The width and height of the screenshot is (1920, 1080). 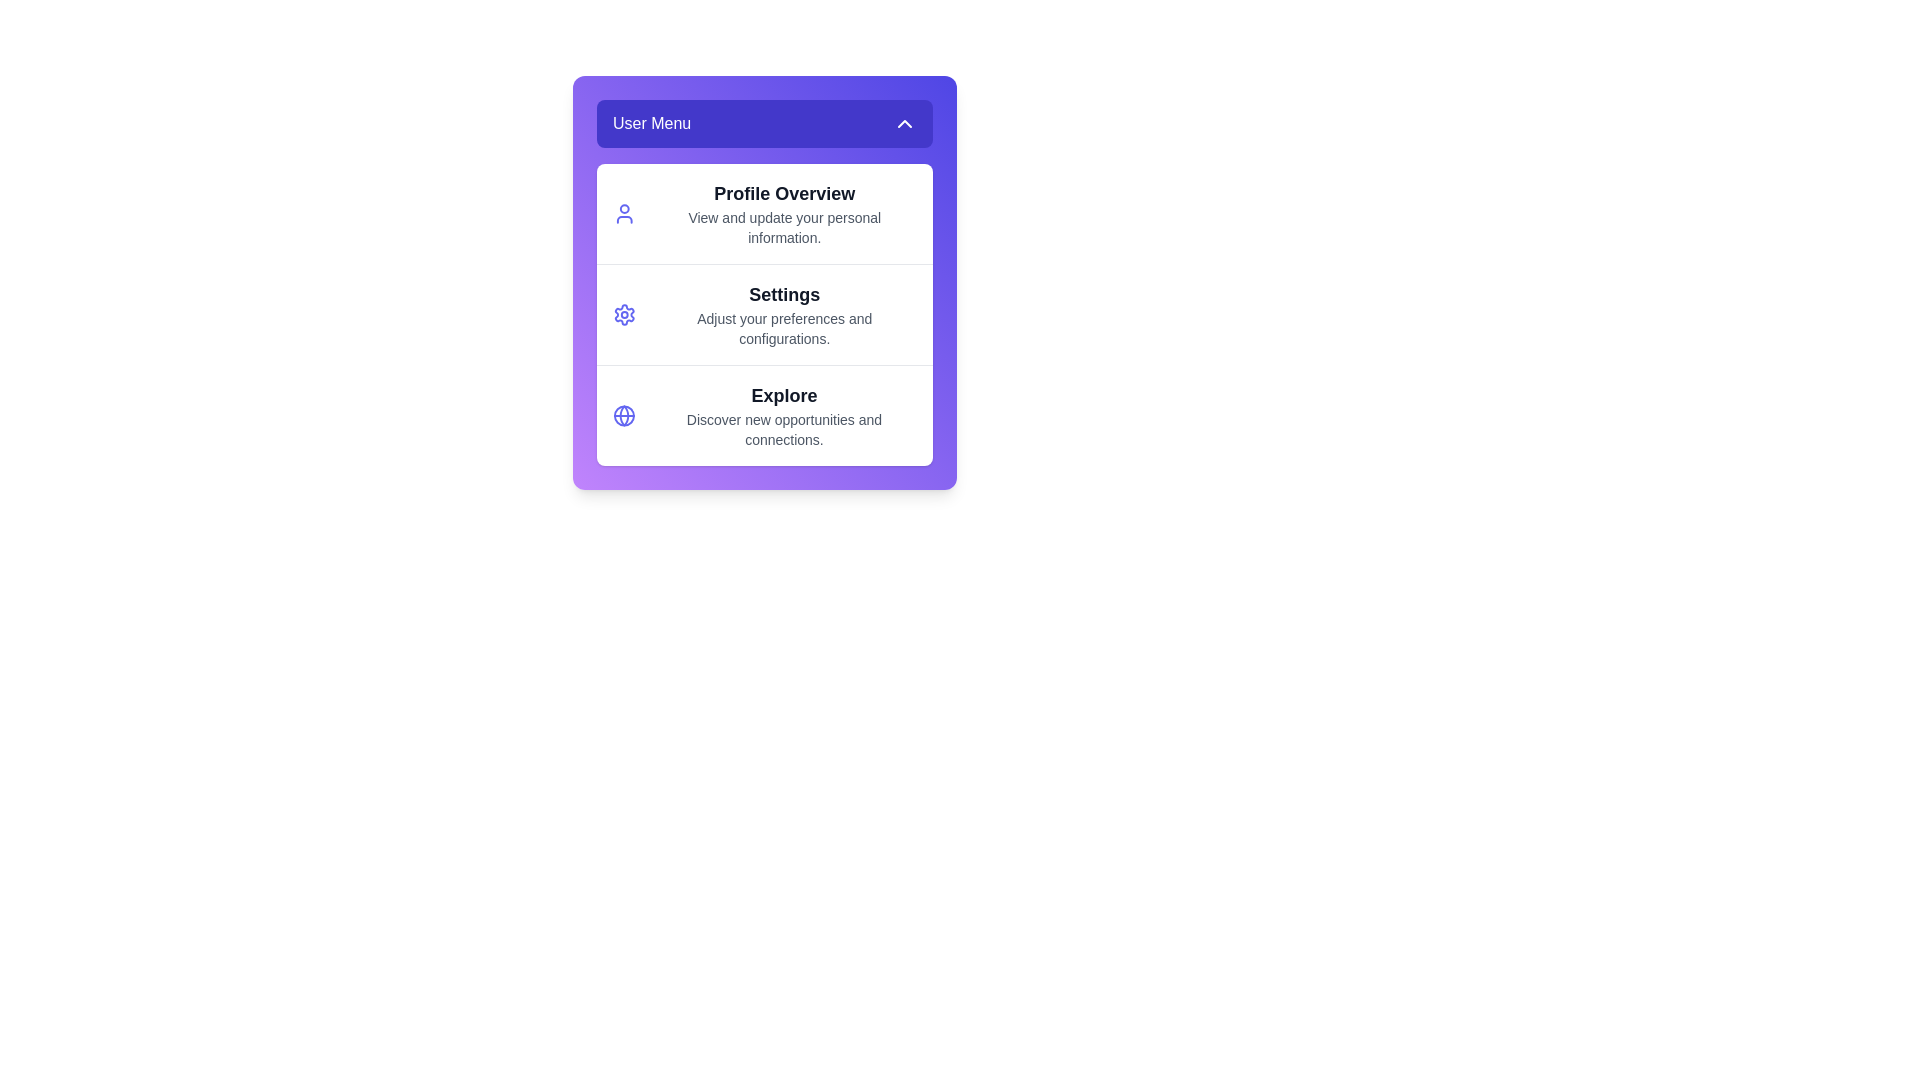 I want to click on the blue globe icon with circular outline located to the left of the 'Explore' header text in the user menu panel, so click(x=623, y=415).